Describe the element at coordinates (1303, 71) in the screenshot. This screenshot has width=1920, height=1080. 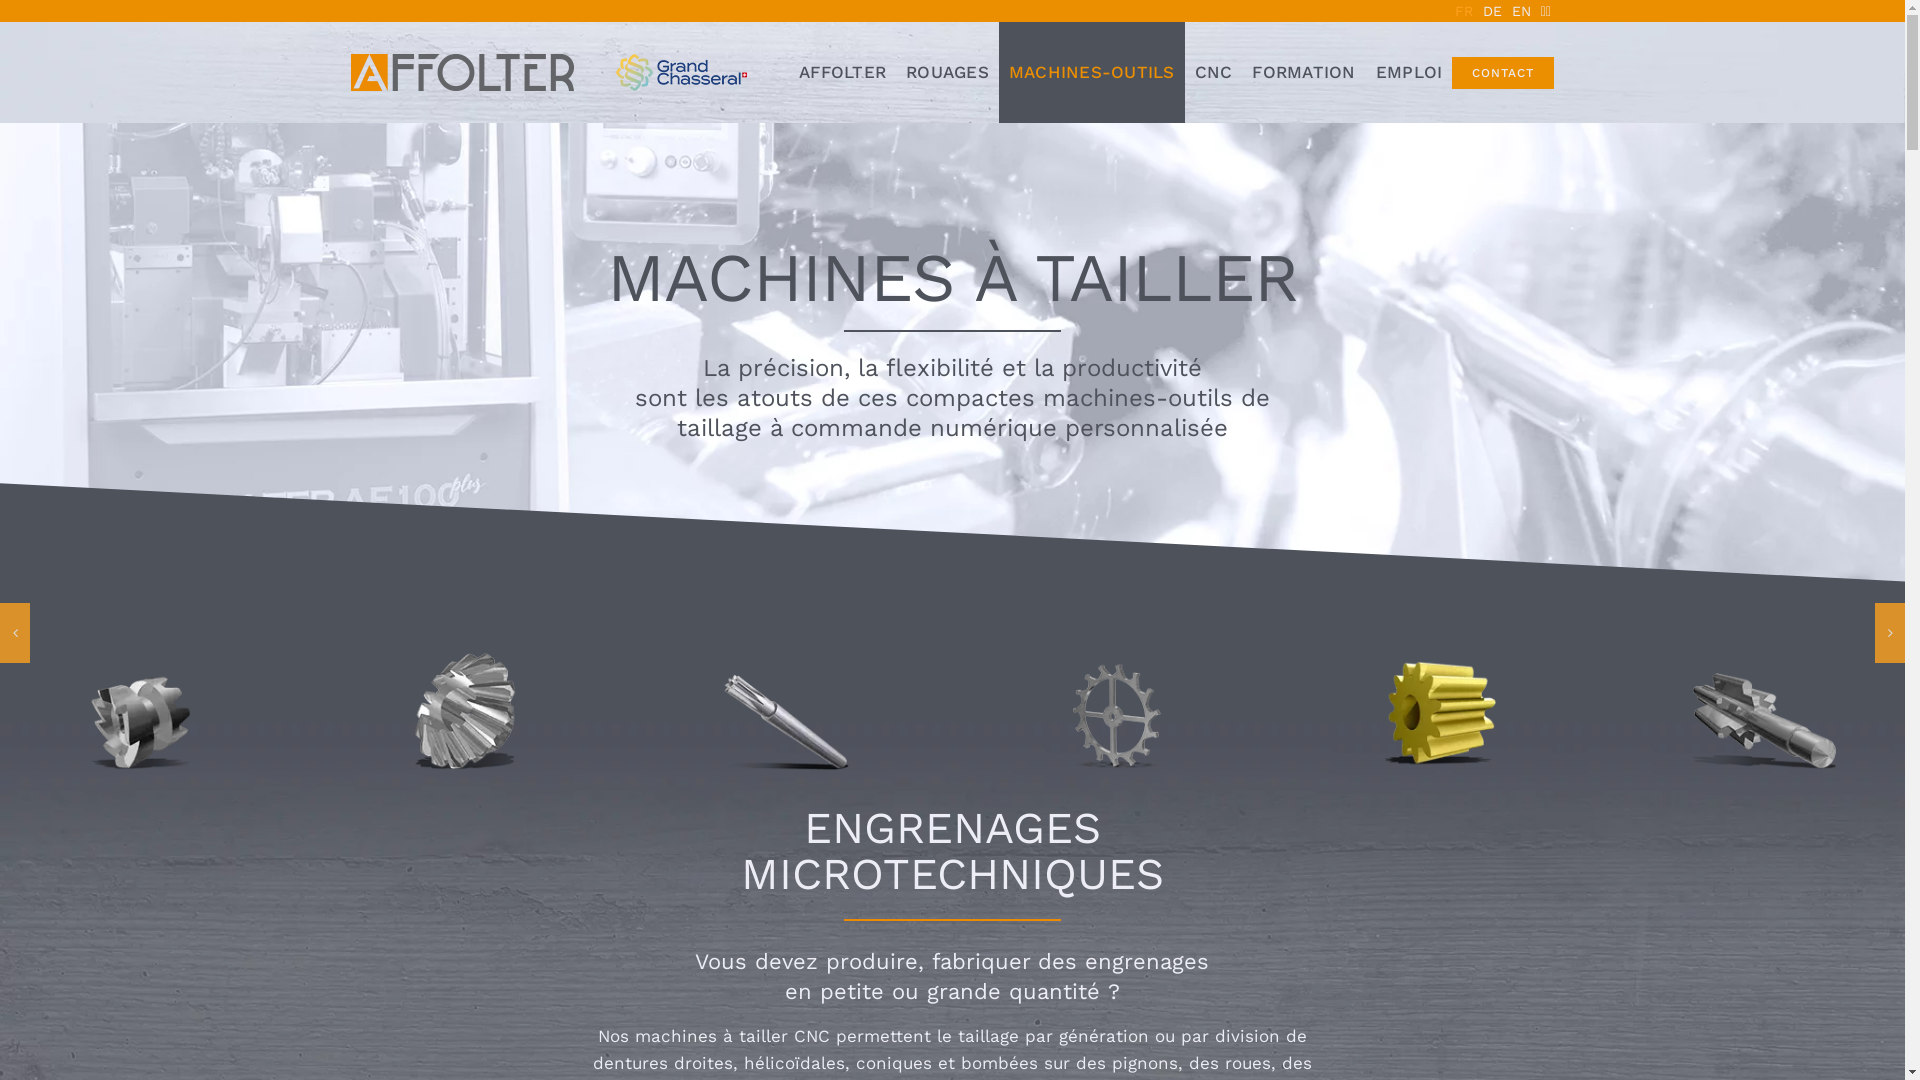
I see `'FORMATION'` at that location.